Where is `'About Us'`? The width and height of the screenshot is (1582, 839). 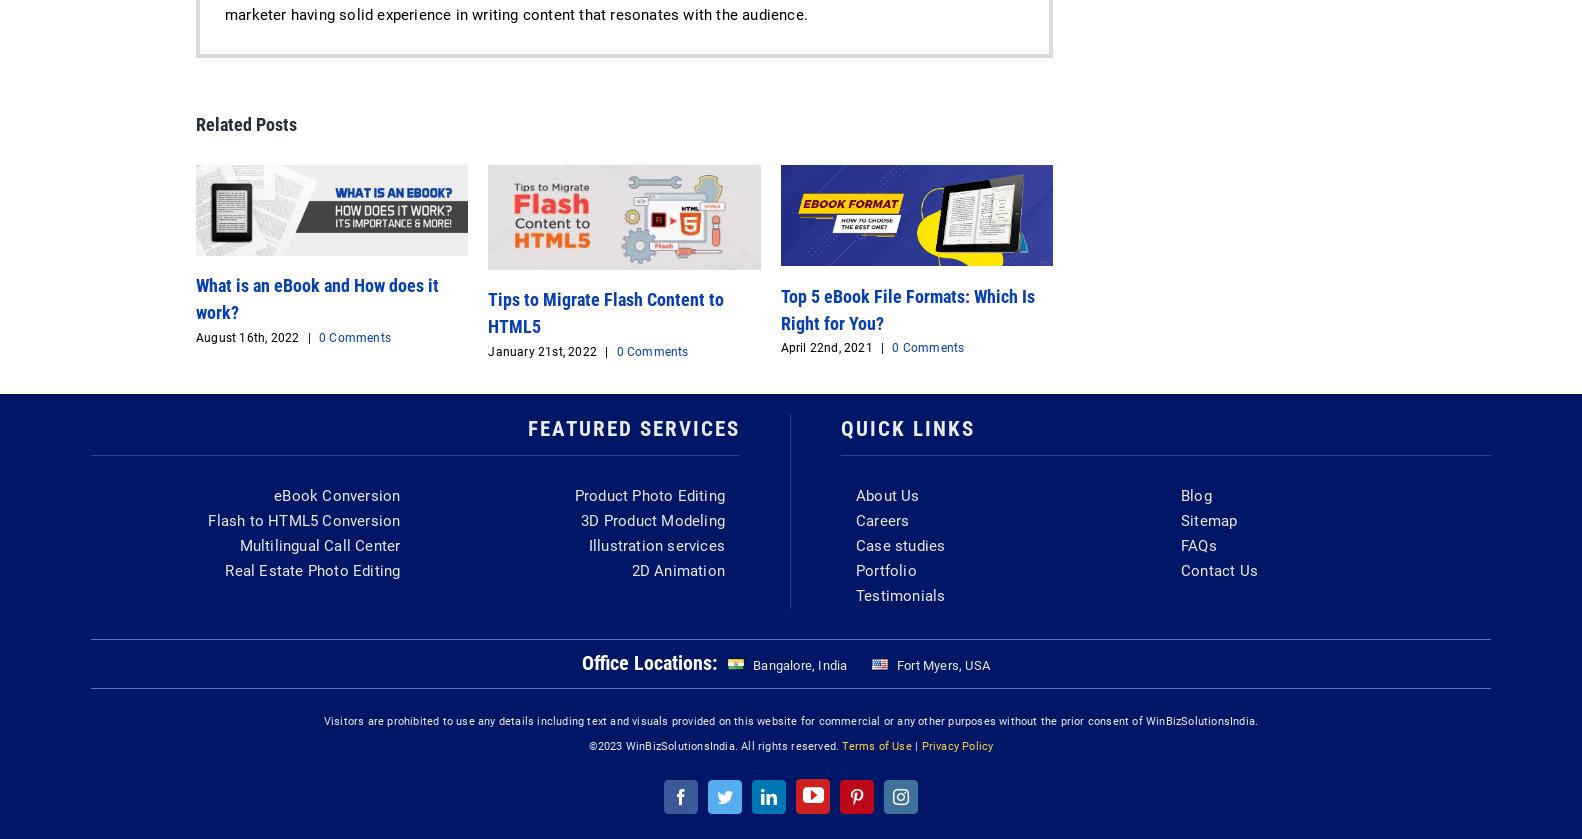
'About Us' is located at coordinates (887, 494).